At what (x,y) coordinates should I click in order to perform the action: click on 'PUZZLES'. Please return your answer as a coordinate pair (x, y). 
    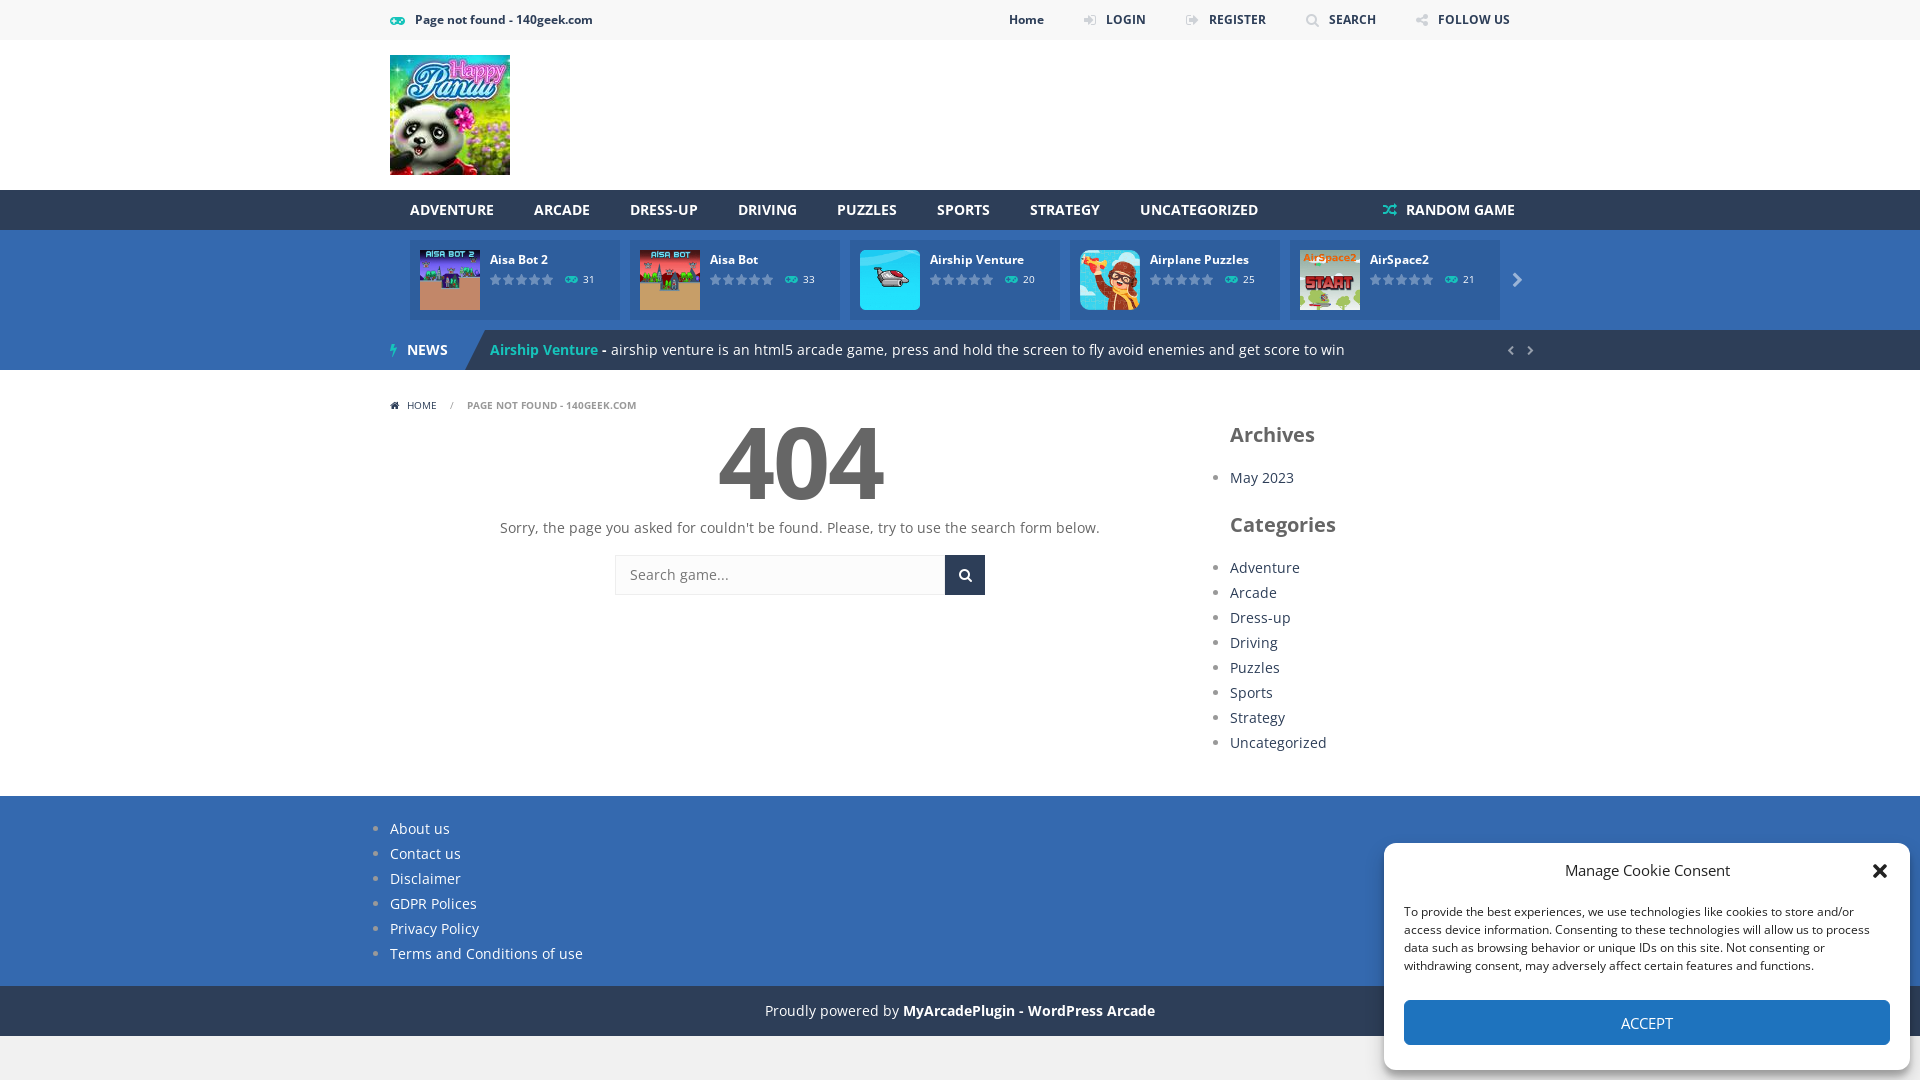
    Looking at the image, I should click on (867, 209).